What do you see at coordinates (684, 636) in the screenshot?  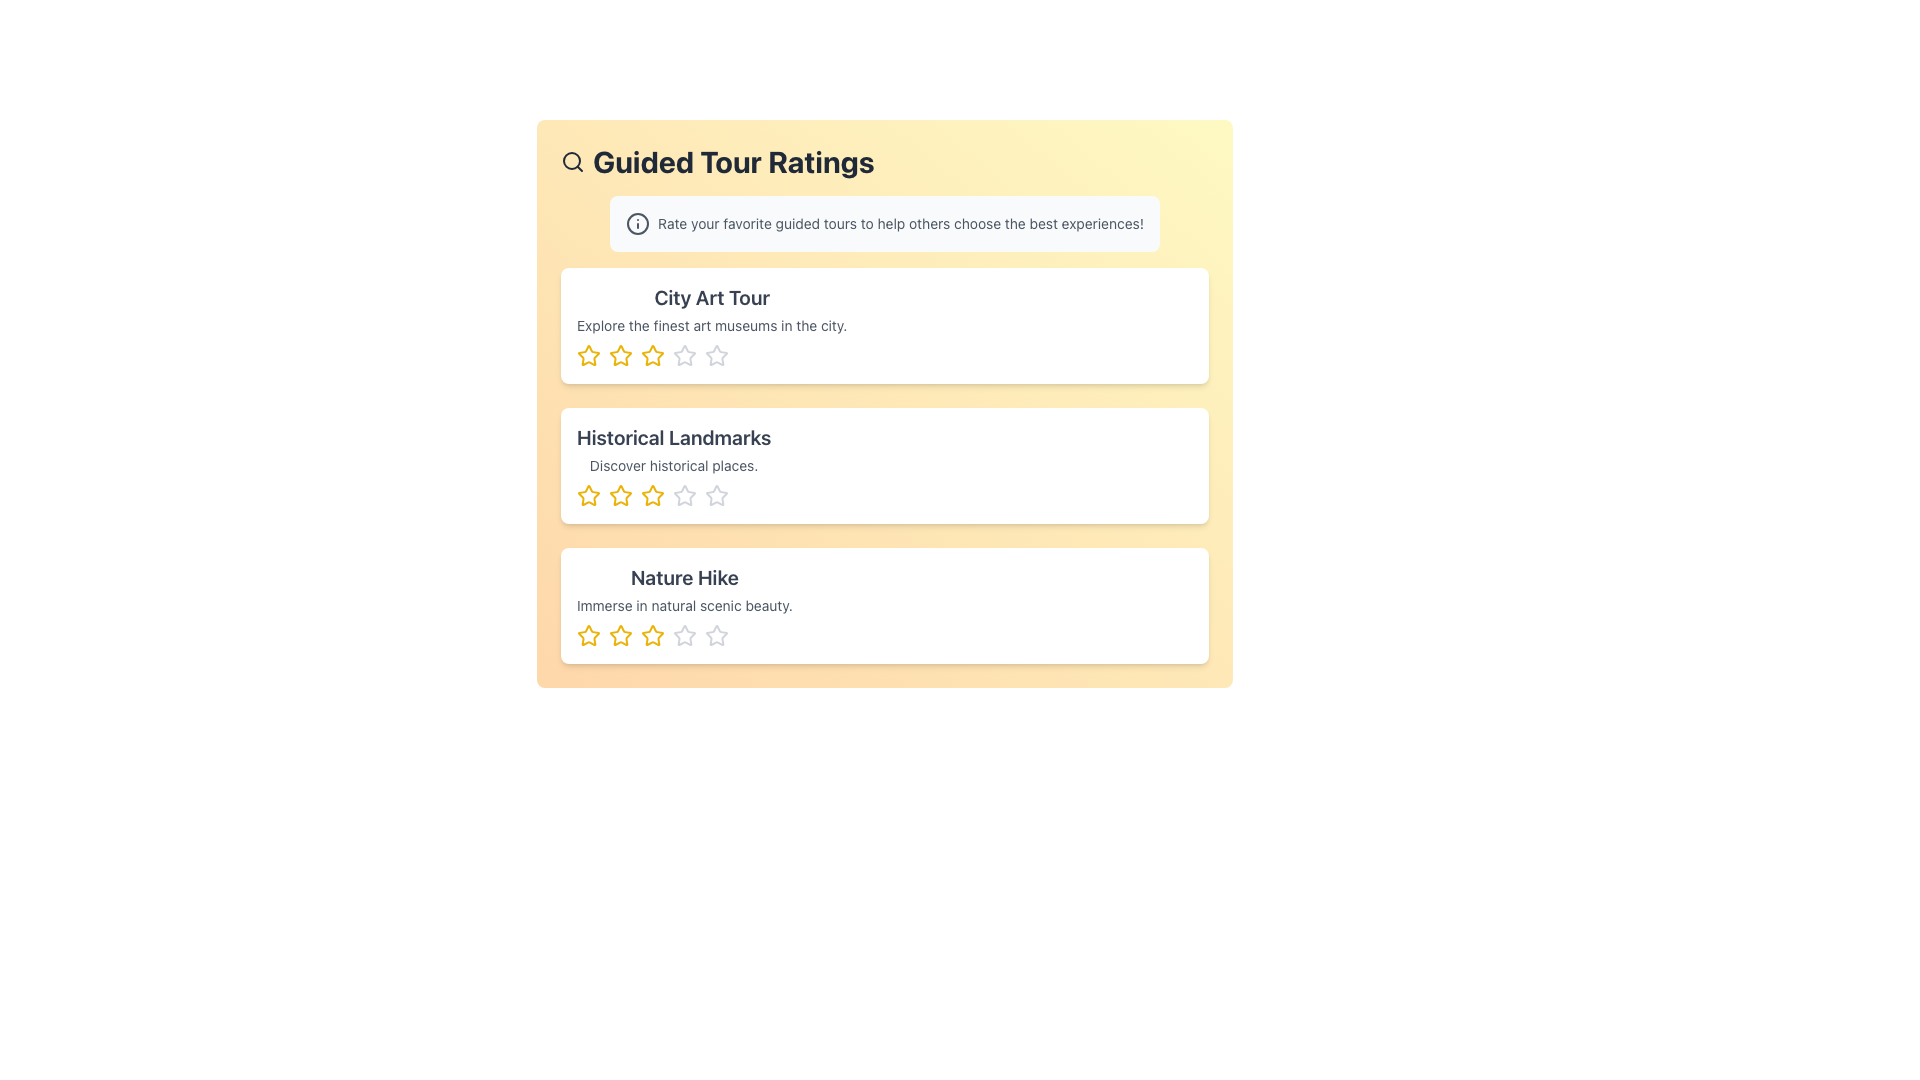 I see `a star in the Rating Stars Group for the 'Nature Hike' section` at bounding box center [684, 636].